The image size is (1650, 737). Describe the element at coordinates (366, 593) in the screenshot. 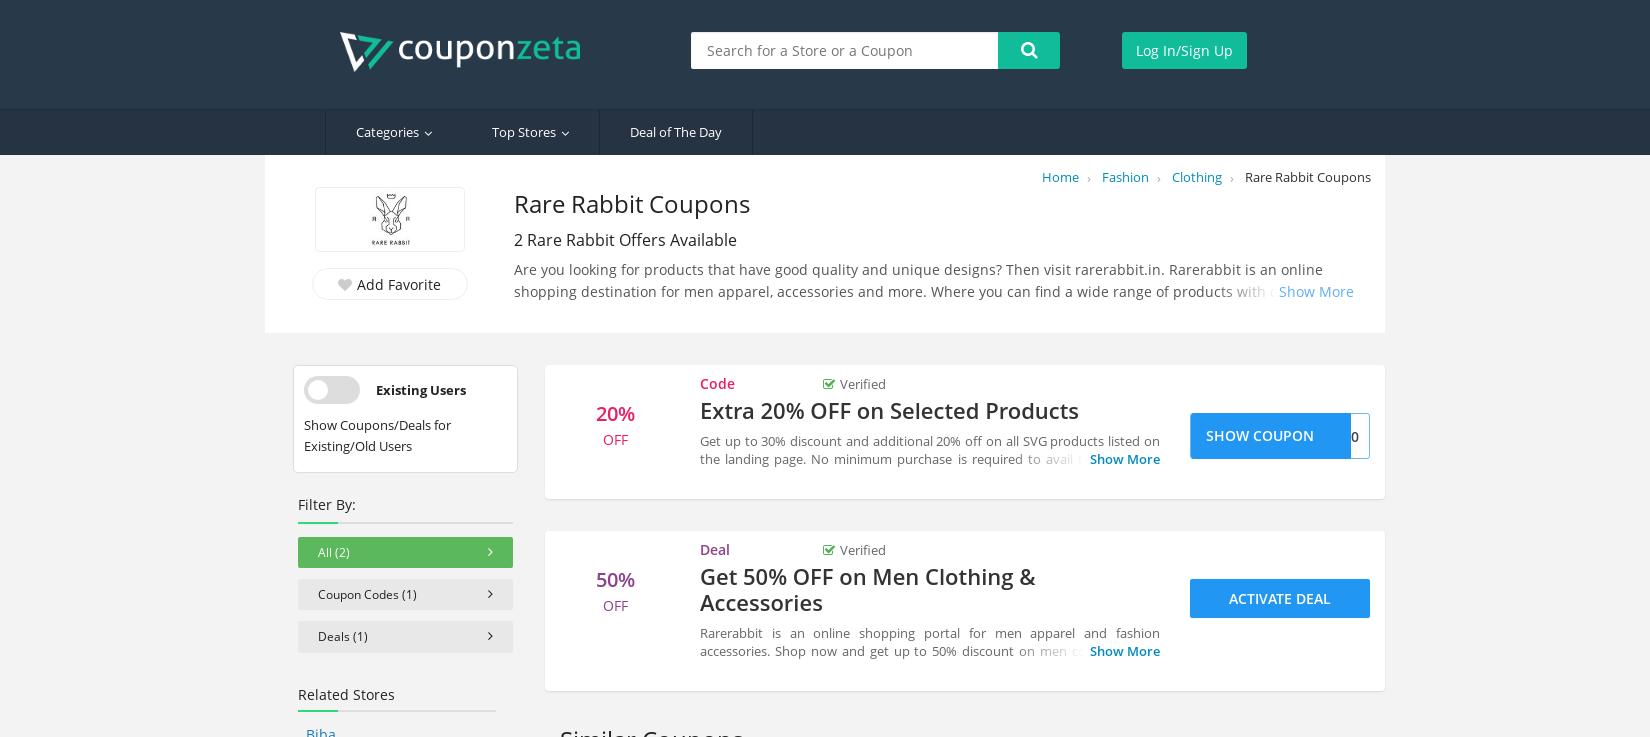

I see `'Coupon Codes (1)'` at that location.